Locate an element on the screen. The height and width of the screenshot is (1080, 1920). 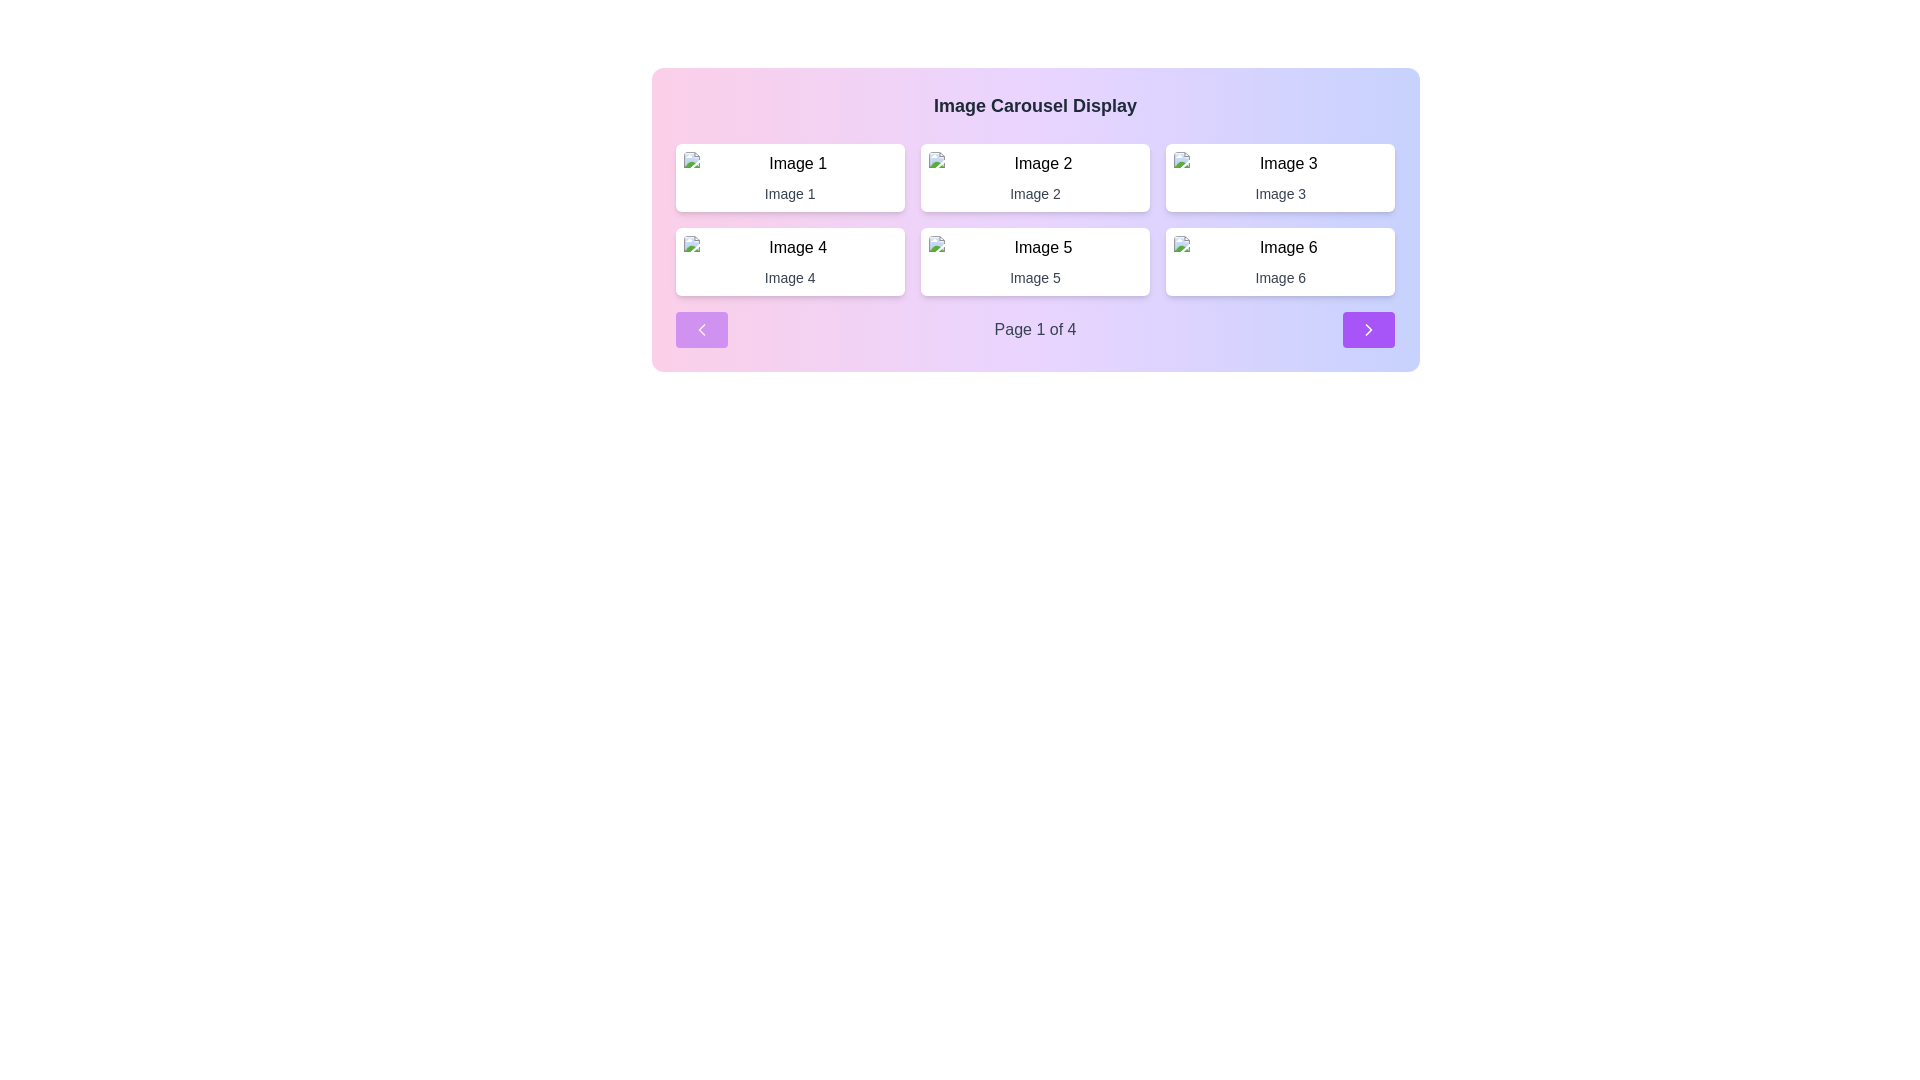
the image element with alternate text 'Image 5', which is the second row's middle item in a grid of image cards is located at coordinates (1035, 246).